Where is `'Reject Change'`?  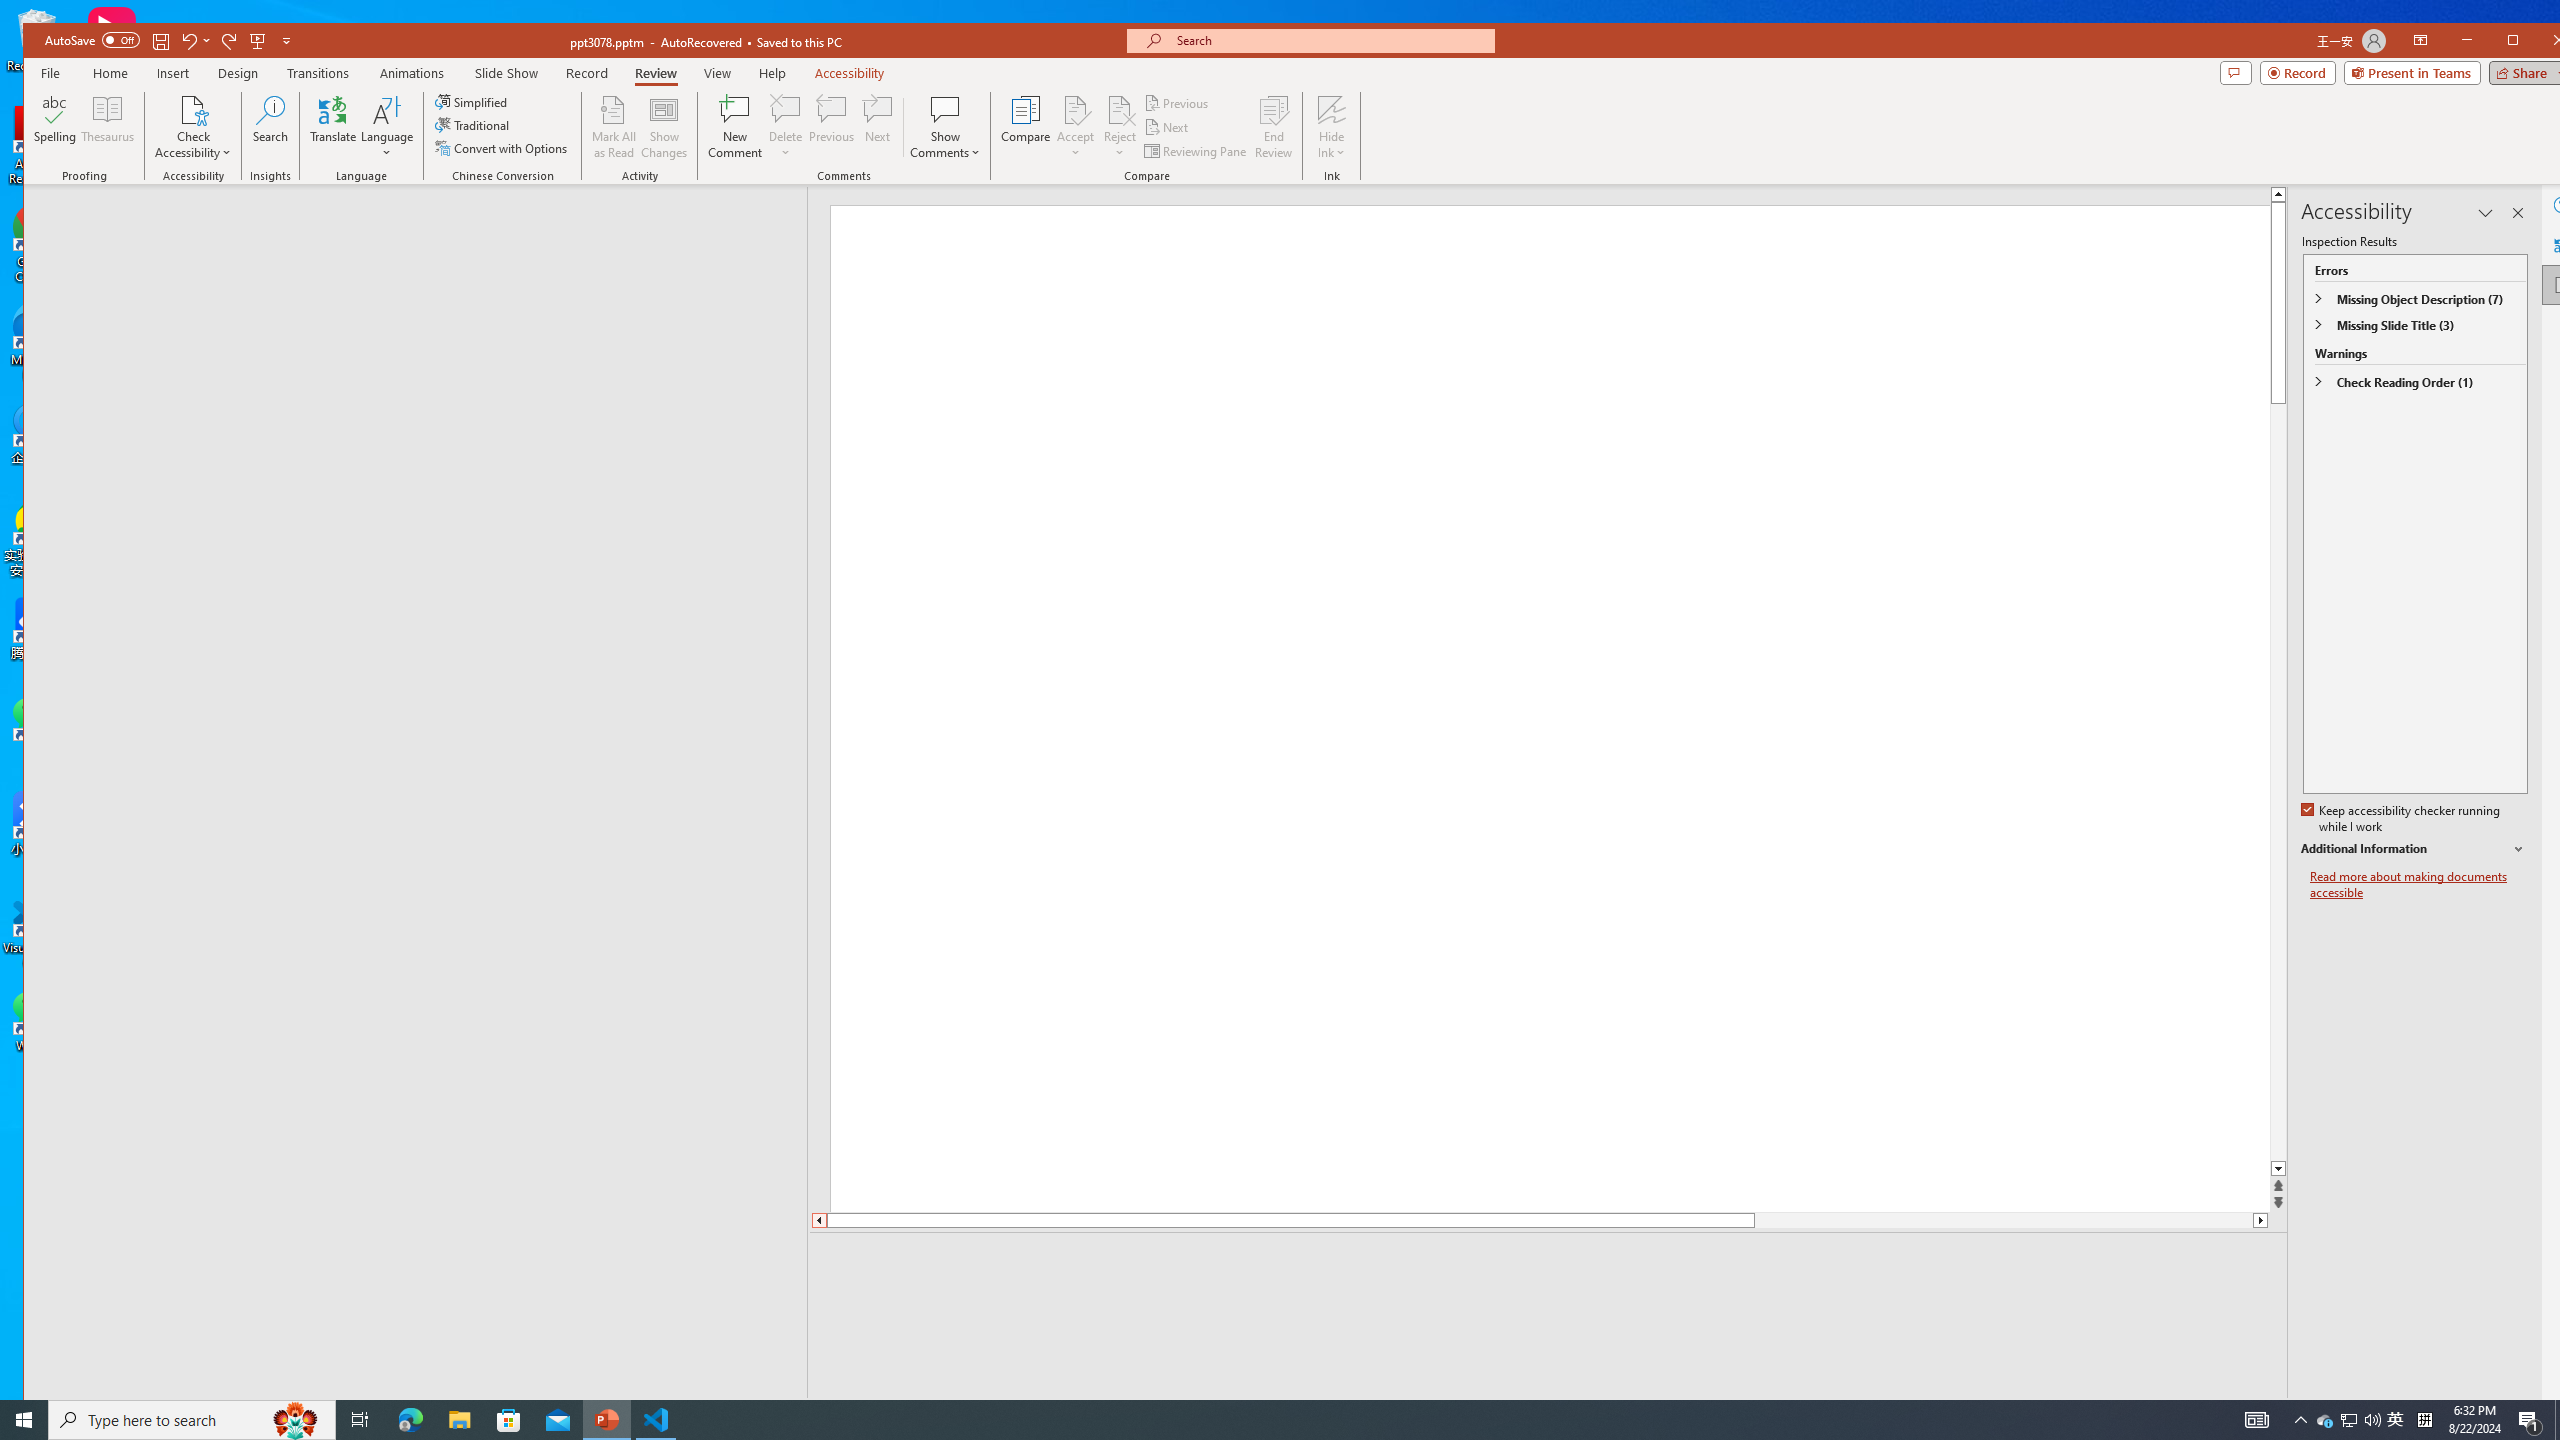
'Reject Change' is located at coordinates (1120, 108).